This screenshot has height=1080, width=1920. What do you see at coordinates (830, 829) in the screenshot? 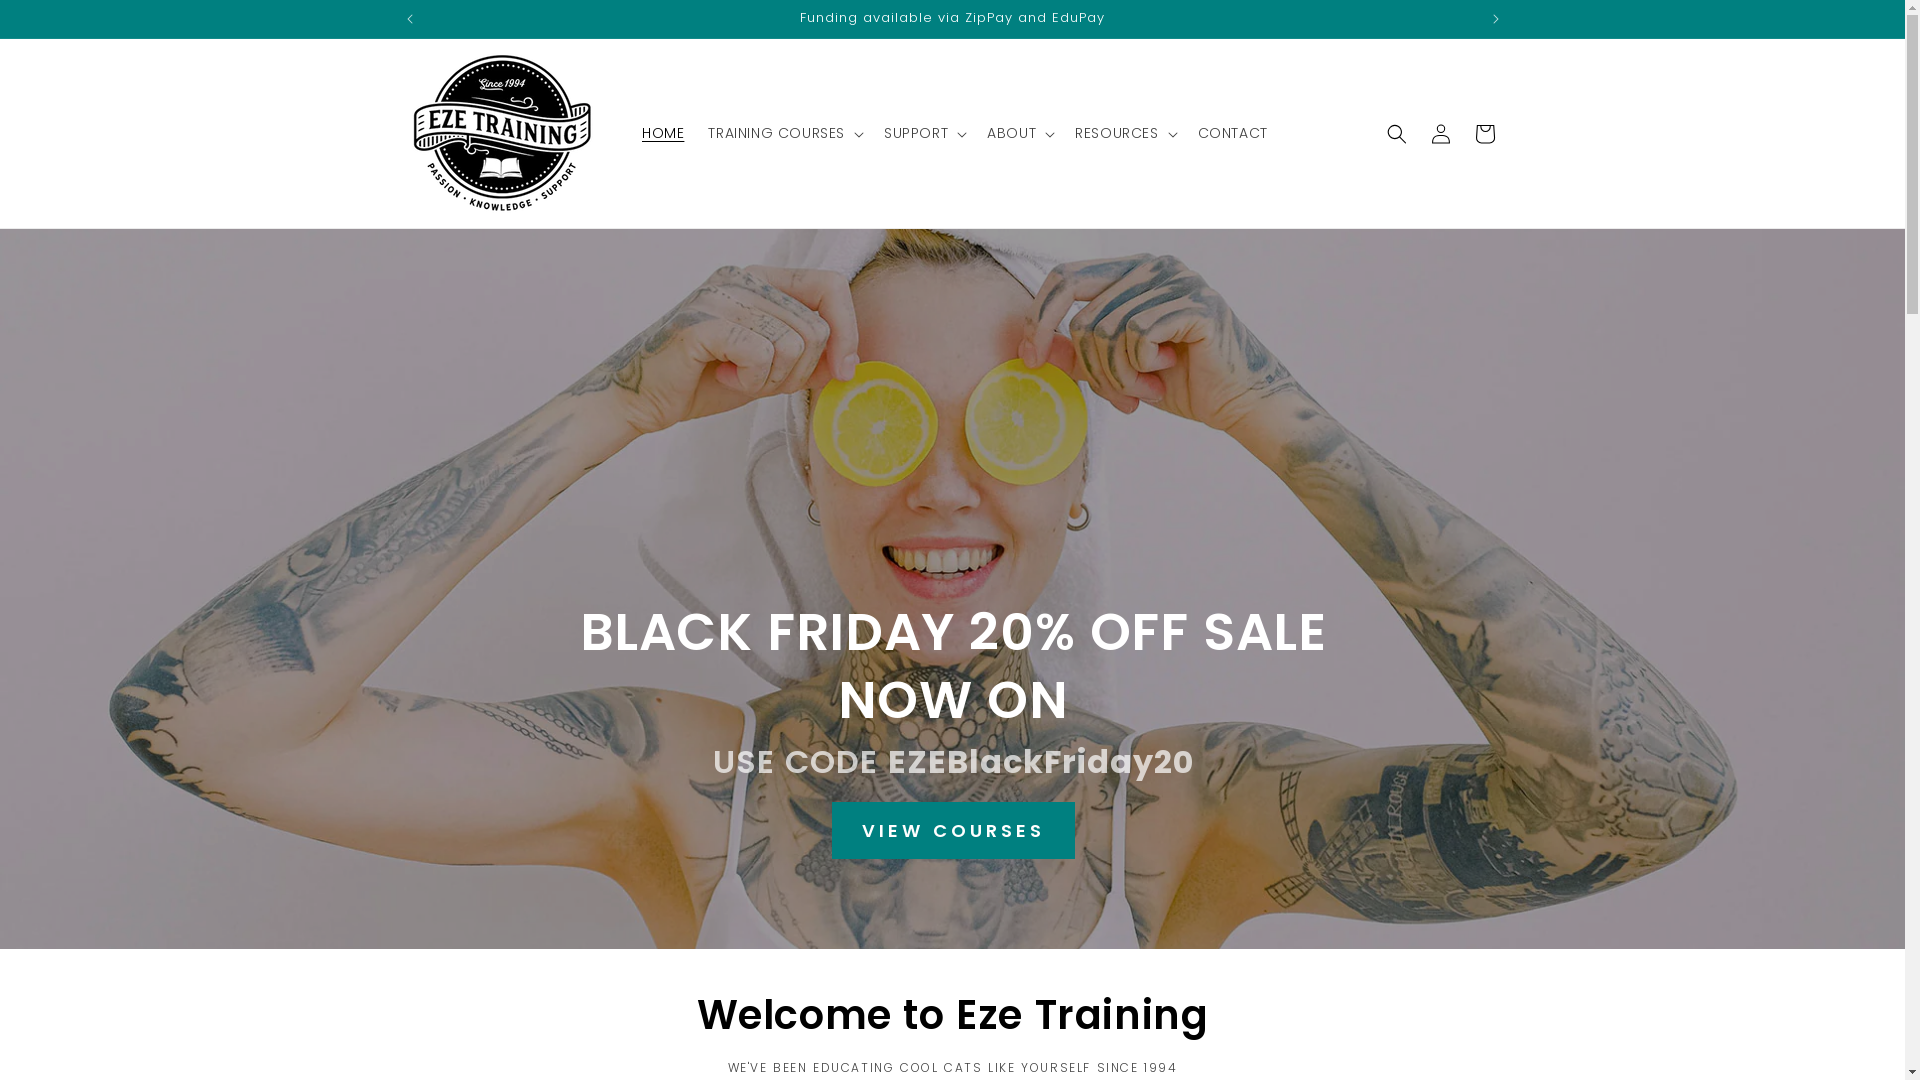
I see `'VIEW COURSES'` at bounding box center [830, 829].